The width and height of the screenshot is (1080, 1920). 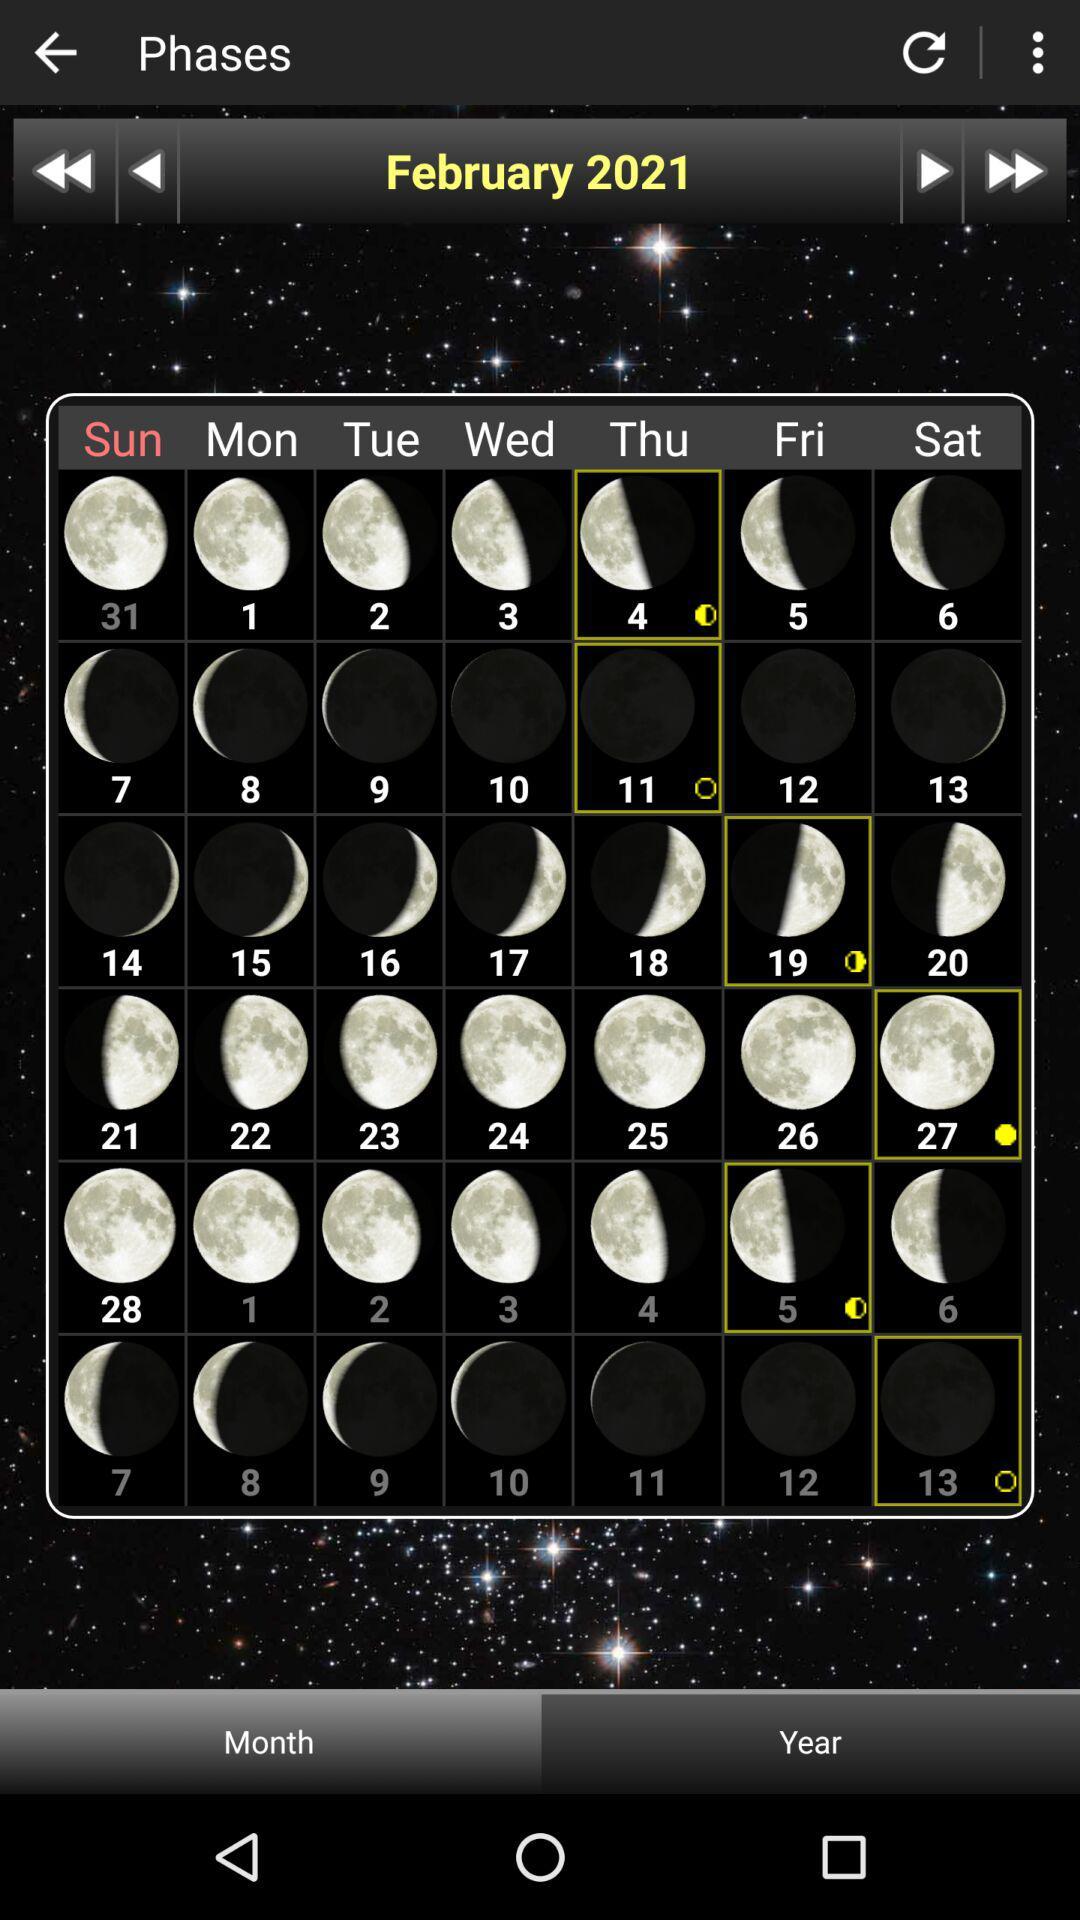 What do you see at coordinates (1015, 171) in the screenshot?
I see `go forward` at bounding box center [1015, 171].